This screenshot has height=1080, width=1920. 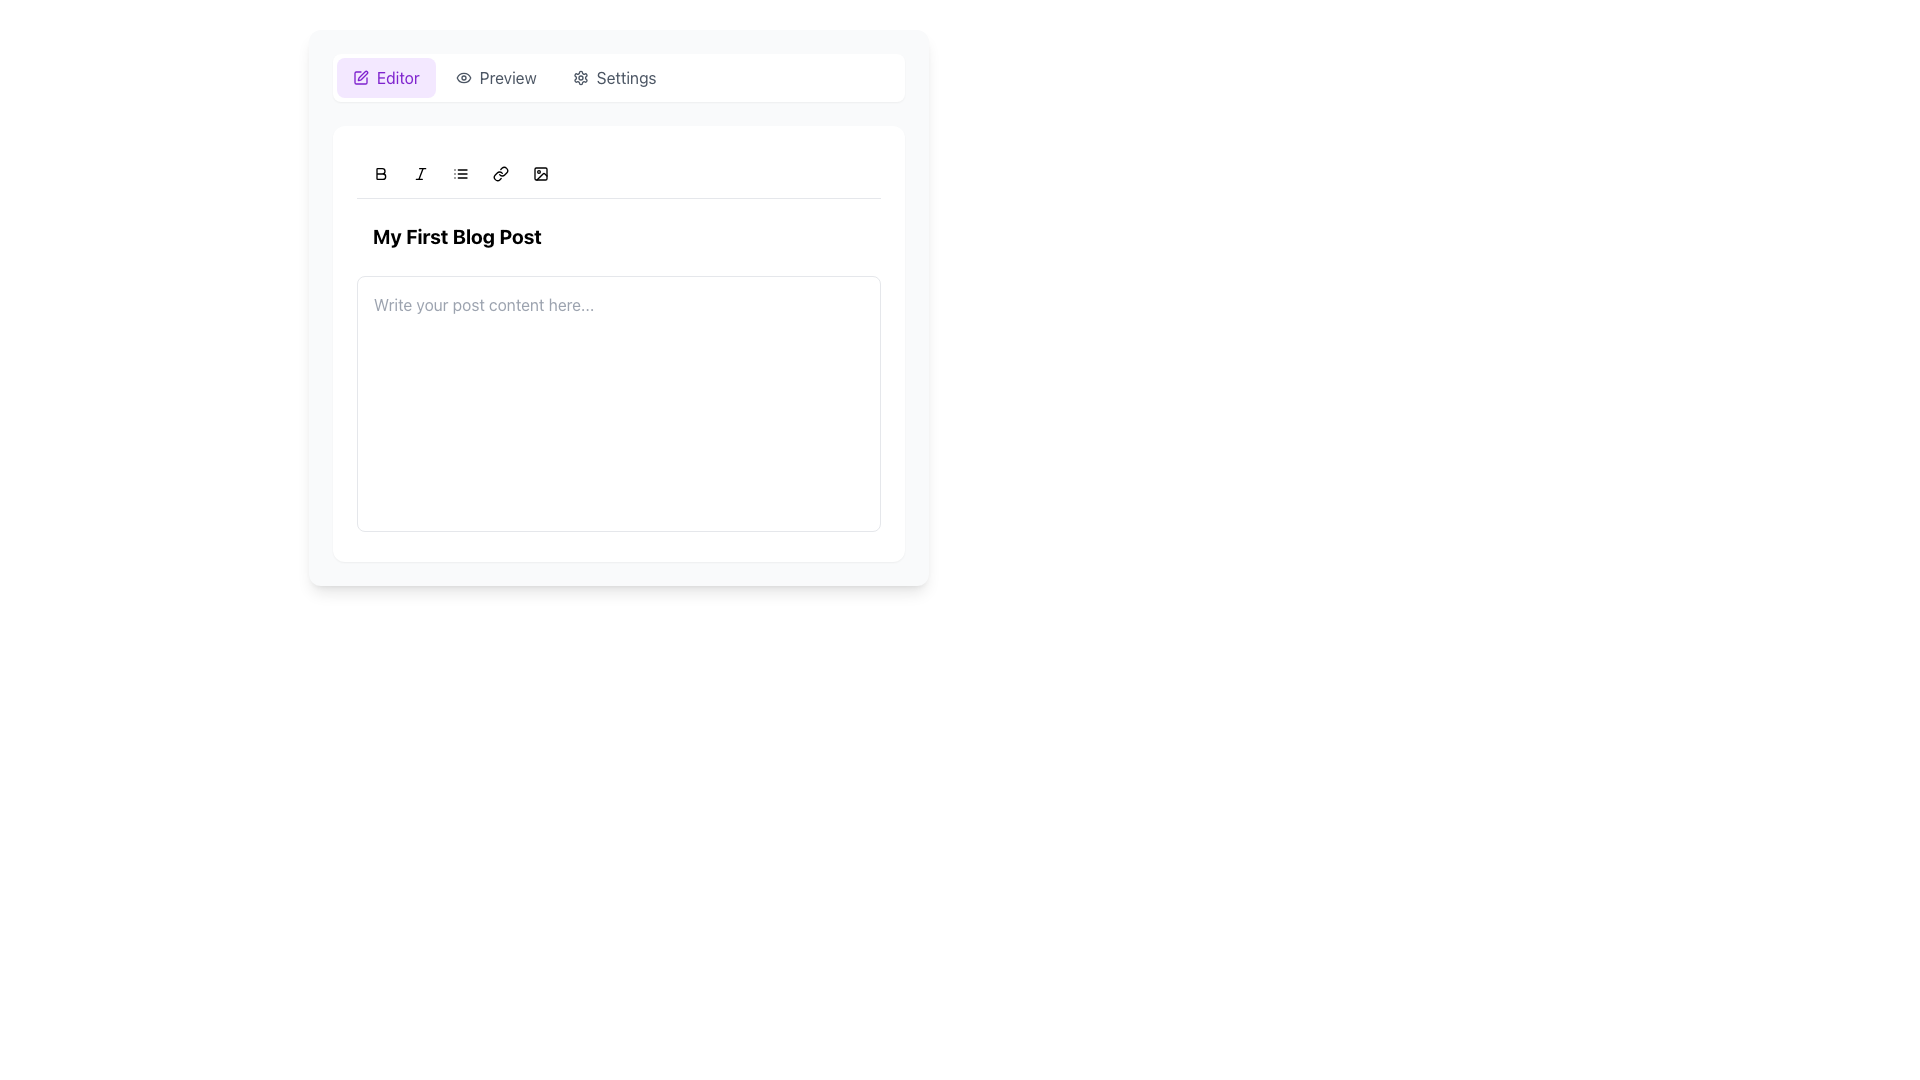 What do you see at coordinates (550, 161) in the screenshot?
I see `the tooltip displaying the text 'Image', which appears below the image icon in a toolbar when hovered over` at bounding box center [550, 161].